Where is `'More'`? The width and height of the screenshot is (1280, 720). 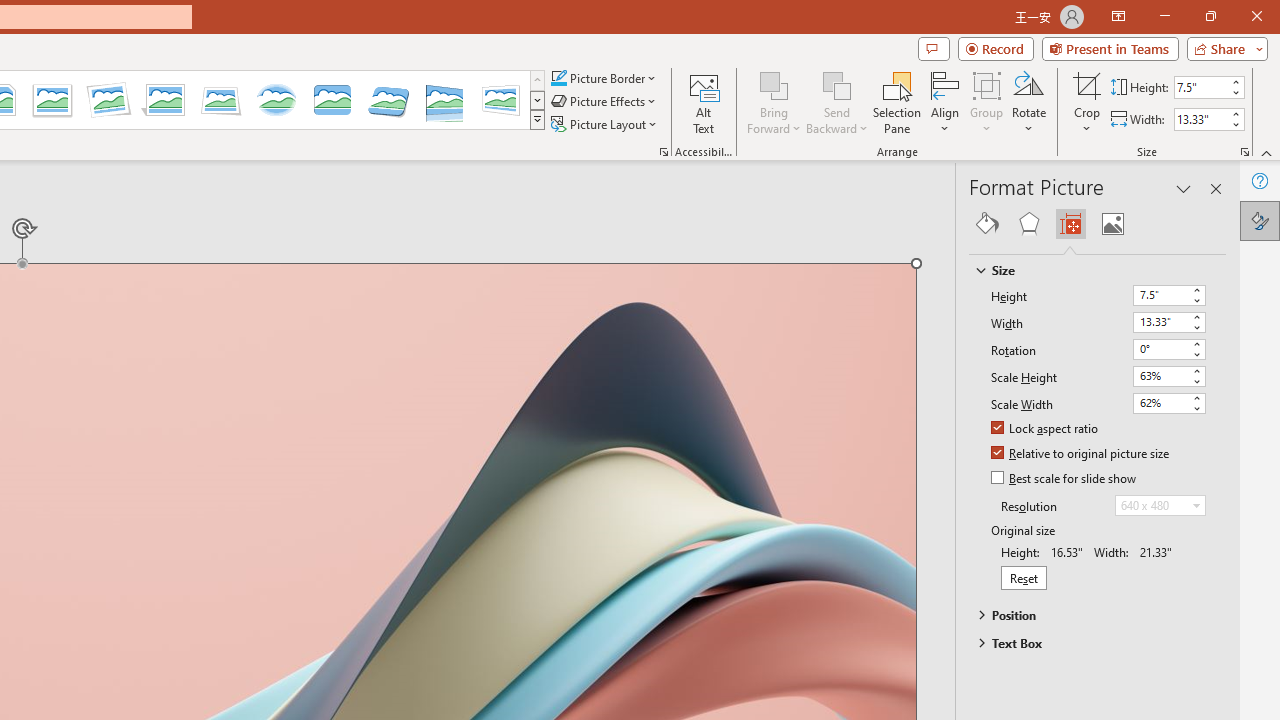 'More' is located at coordinates (1234, 113).